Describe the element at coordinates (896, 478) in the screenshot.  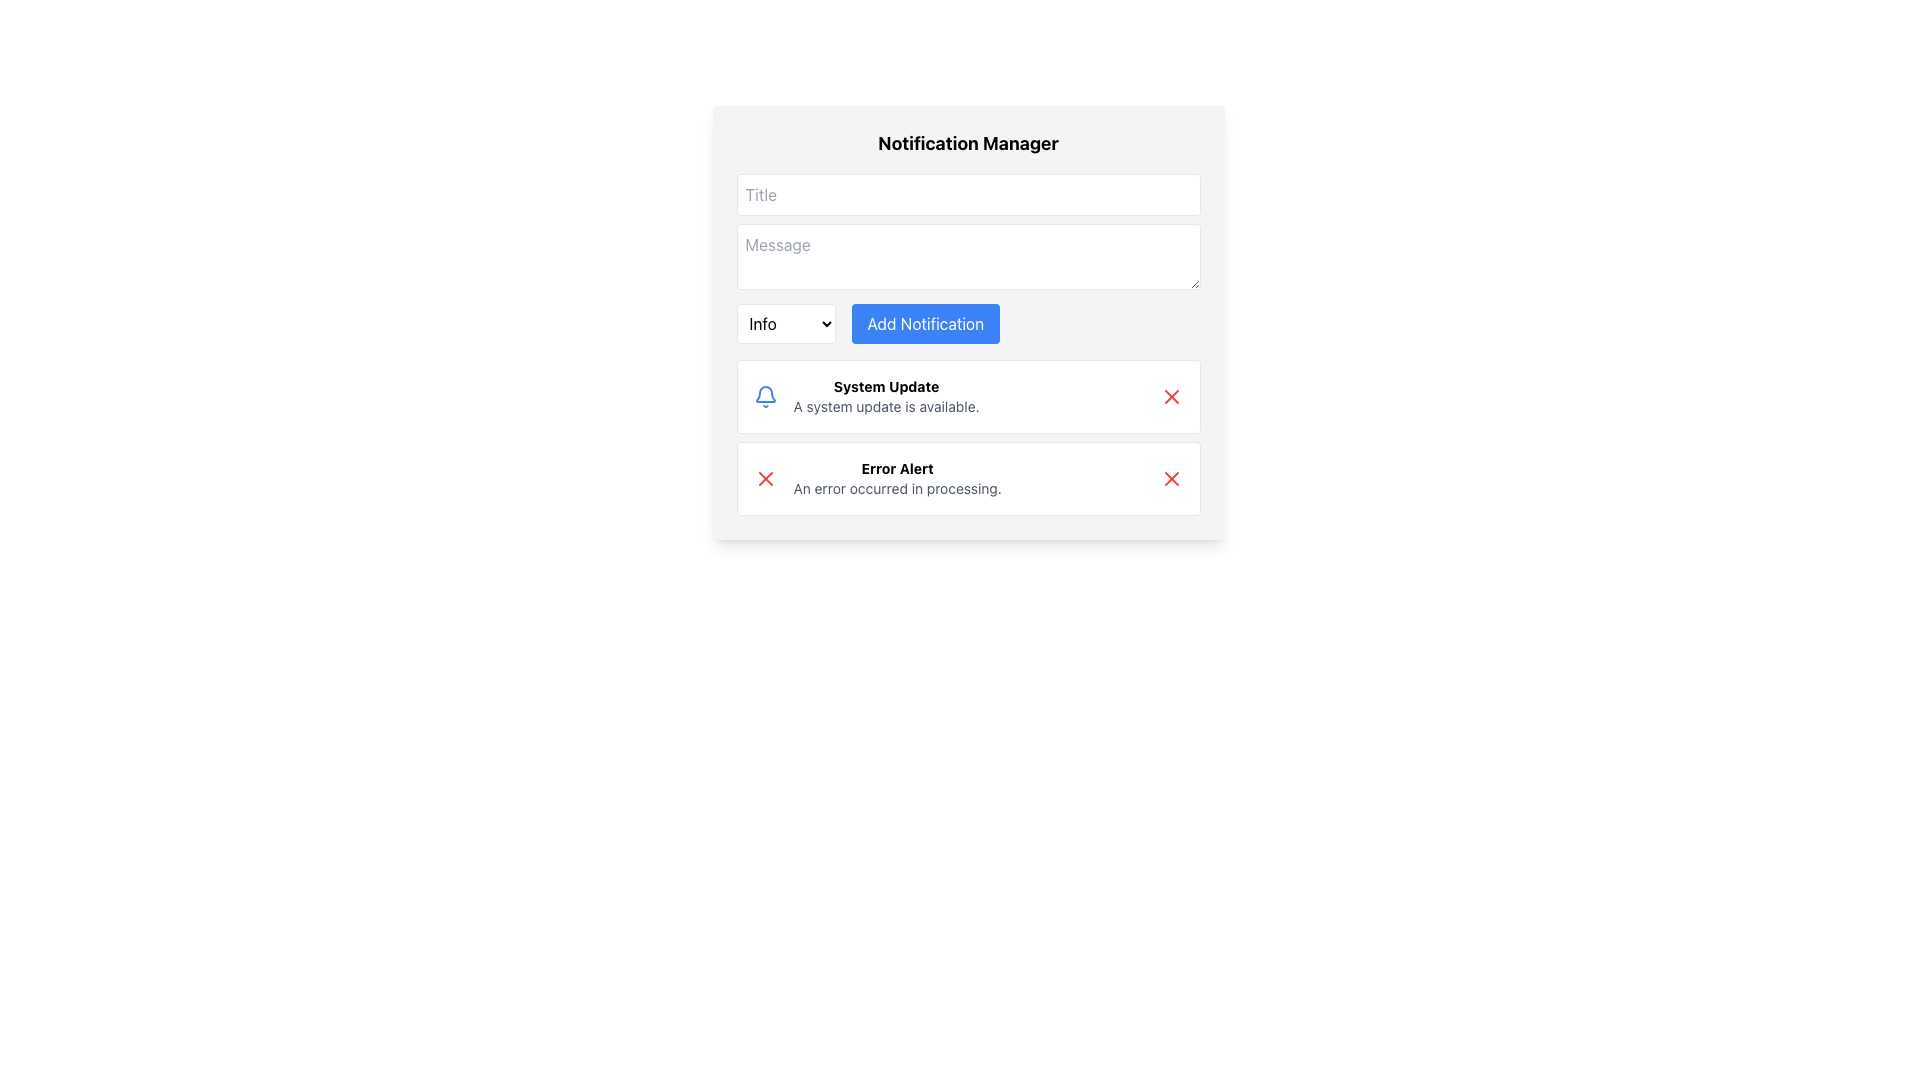
I see `error message displayed in the Text Label titled 'Error Alert' which is located to the right of a red 'X' icon and below 'System Update' in the notification manager interface` at that location.